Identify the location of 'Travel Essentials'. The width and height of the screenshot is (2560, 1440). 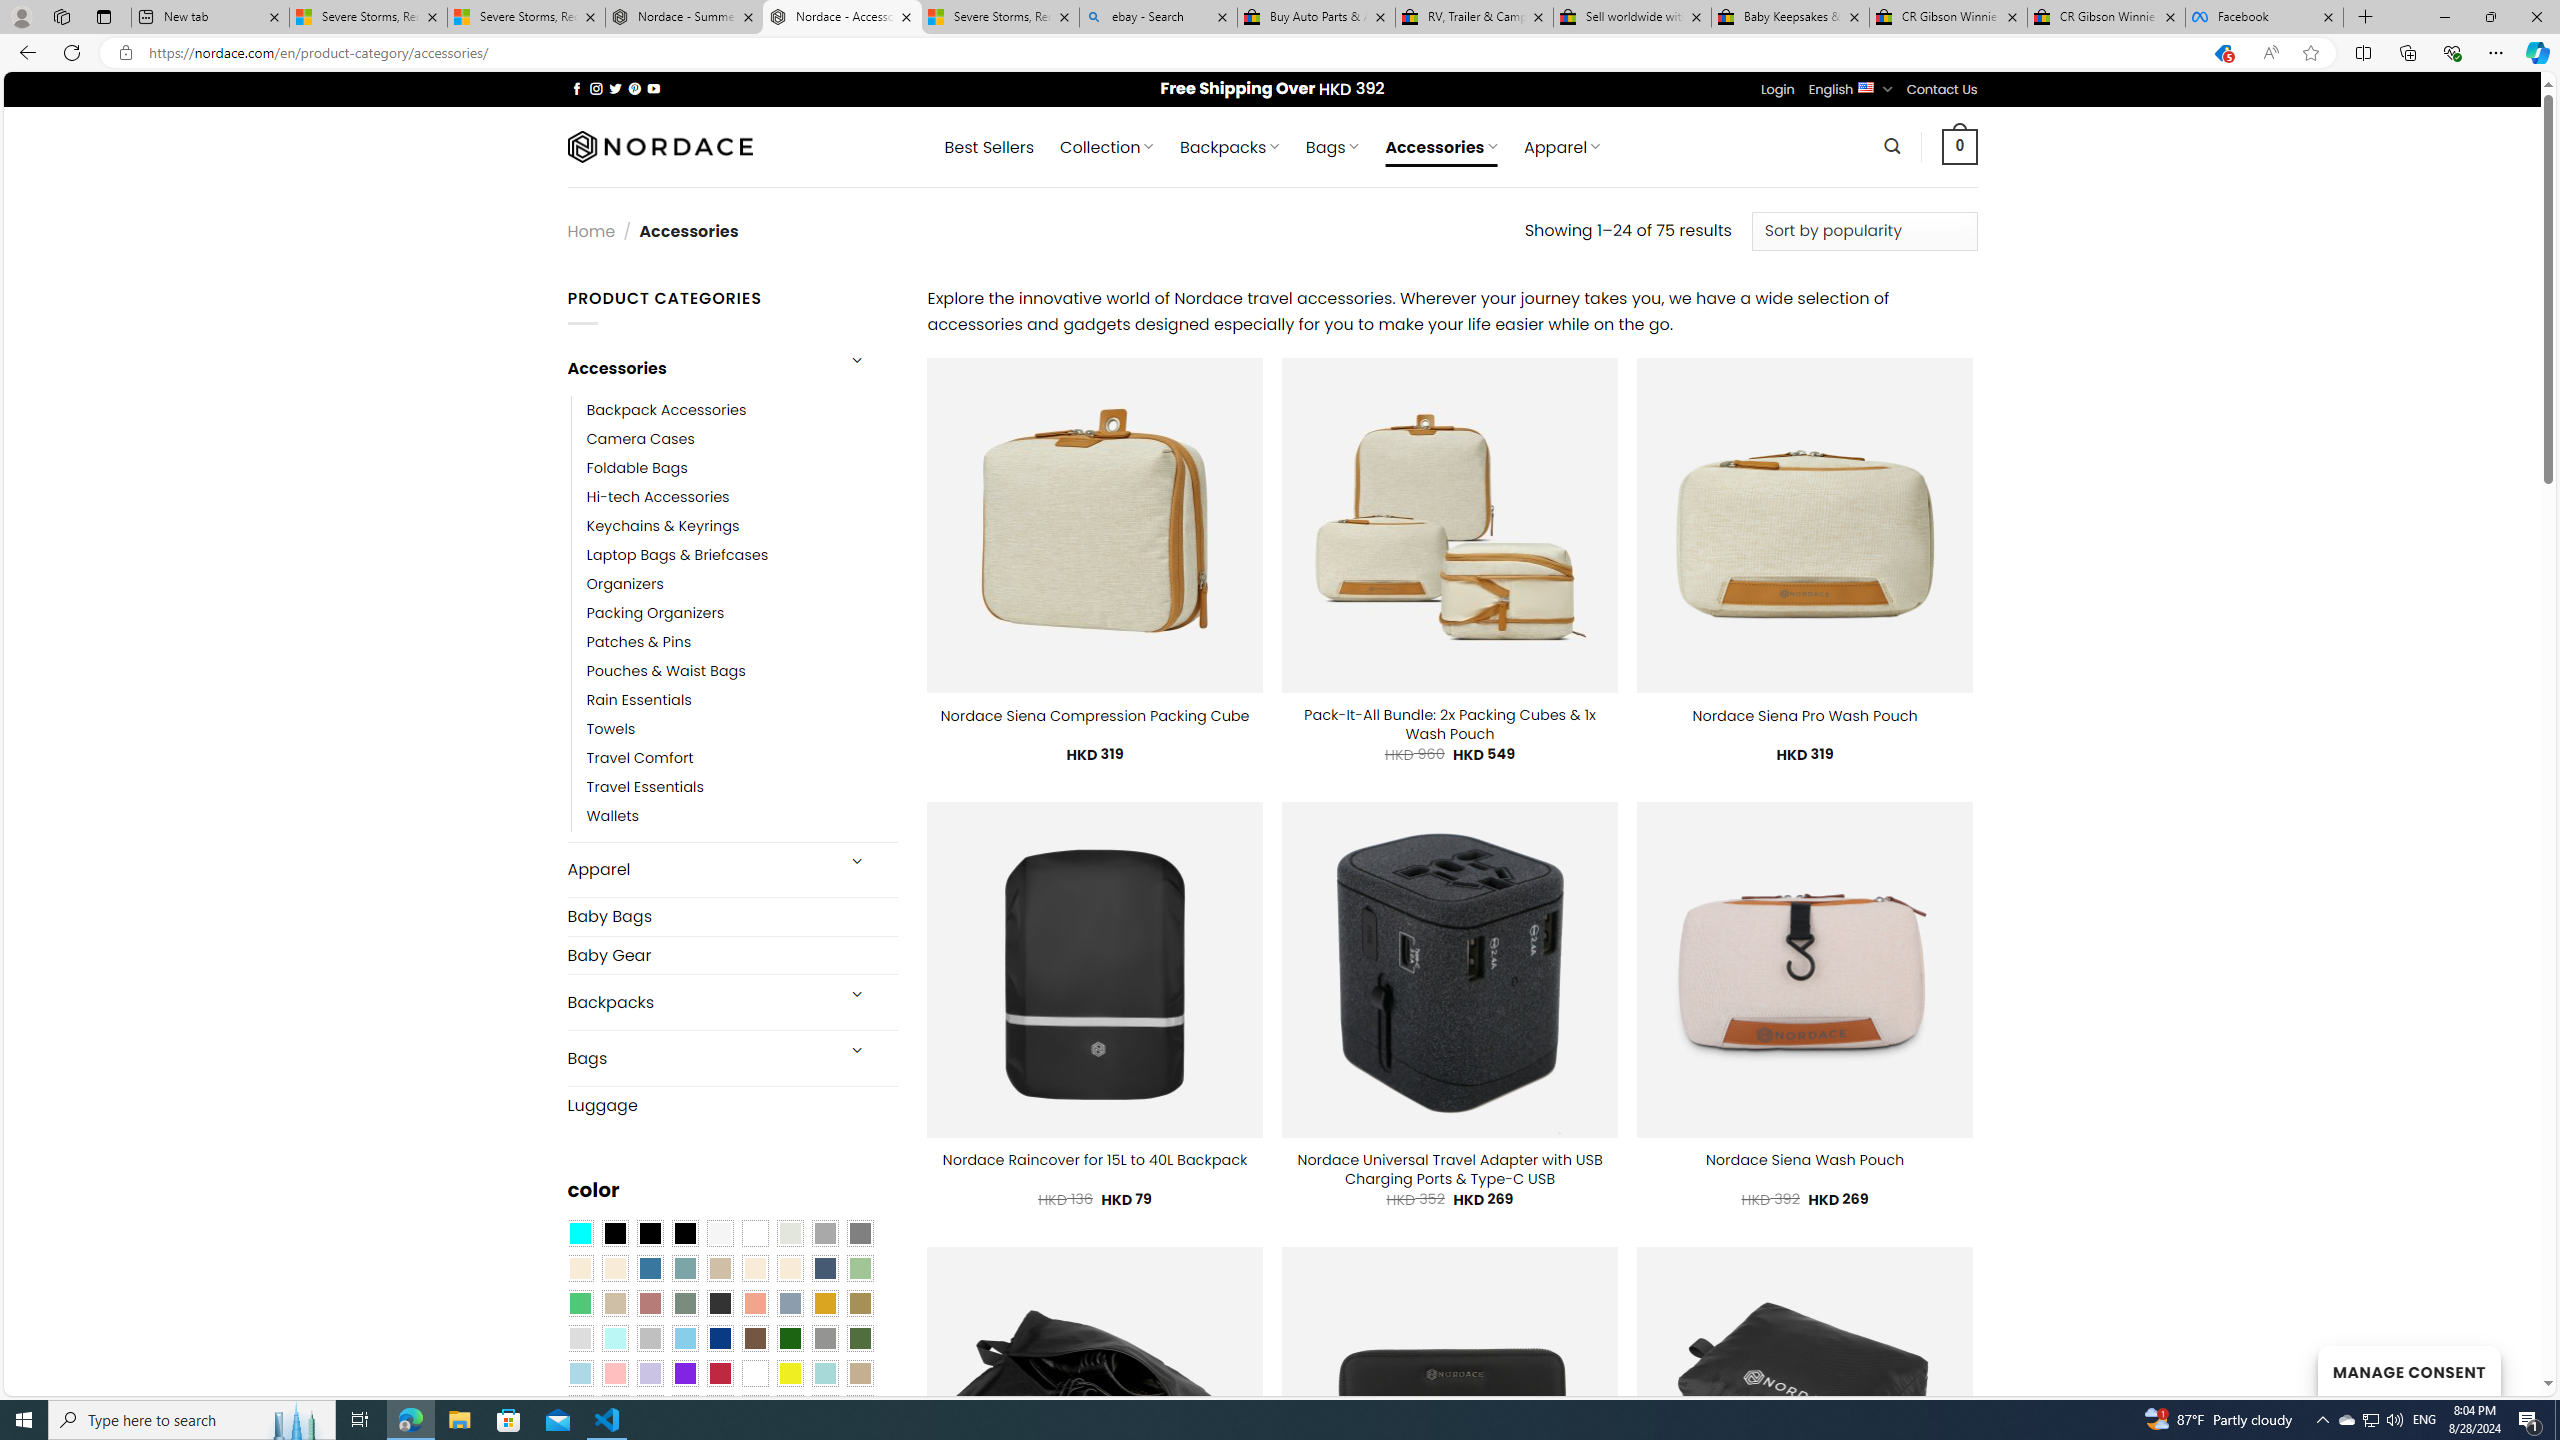
(741, 788).